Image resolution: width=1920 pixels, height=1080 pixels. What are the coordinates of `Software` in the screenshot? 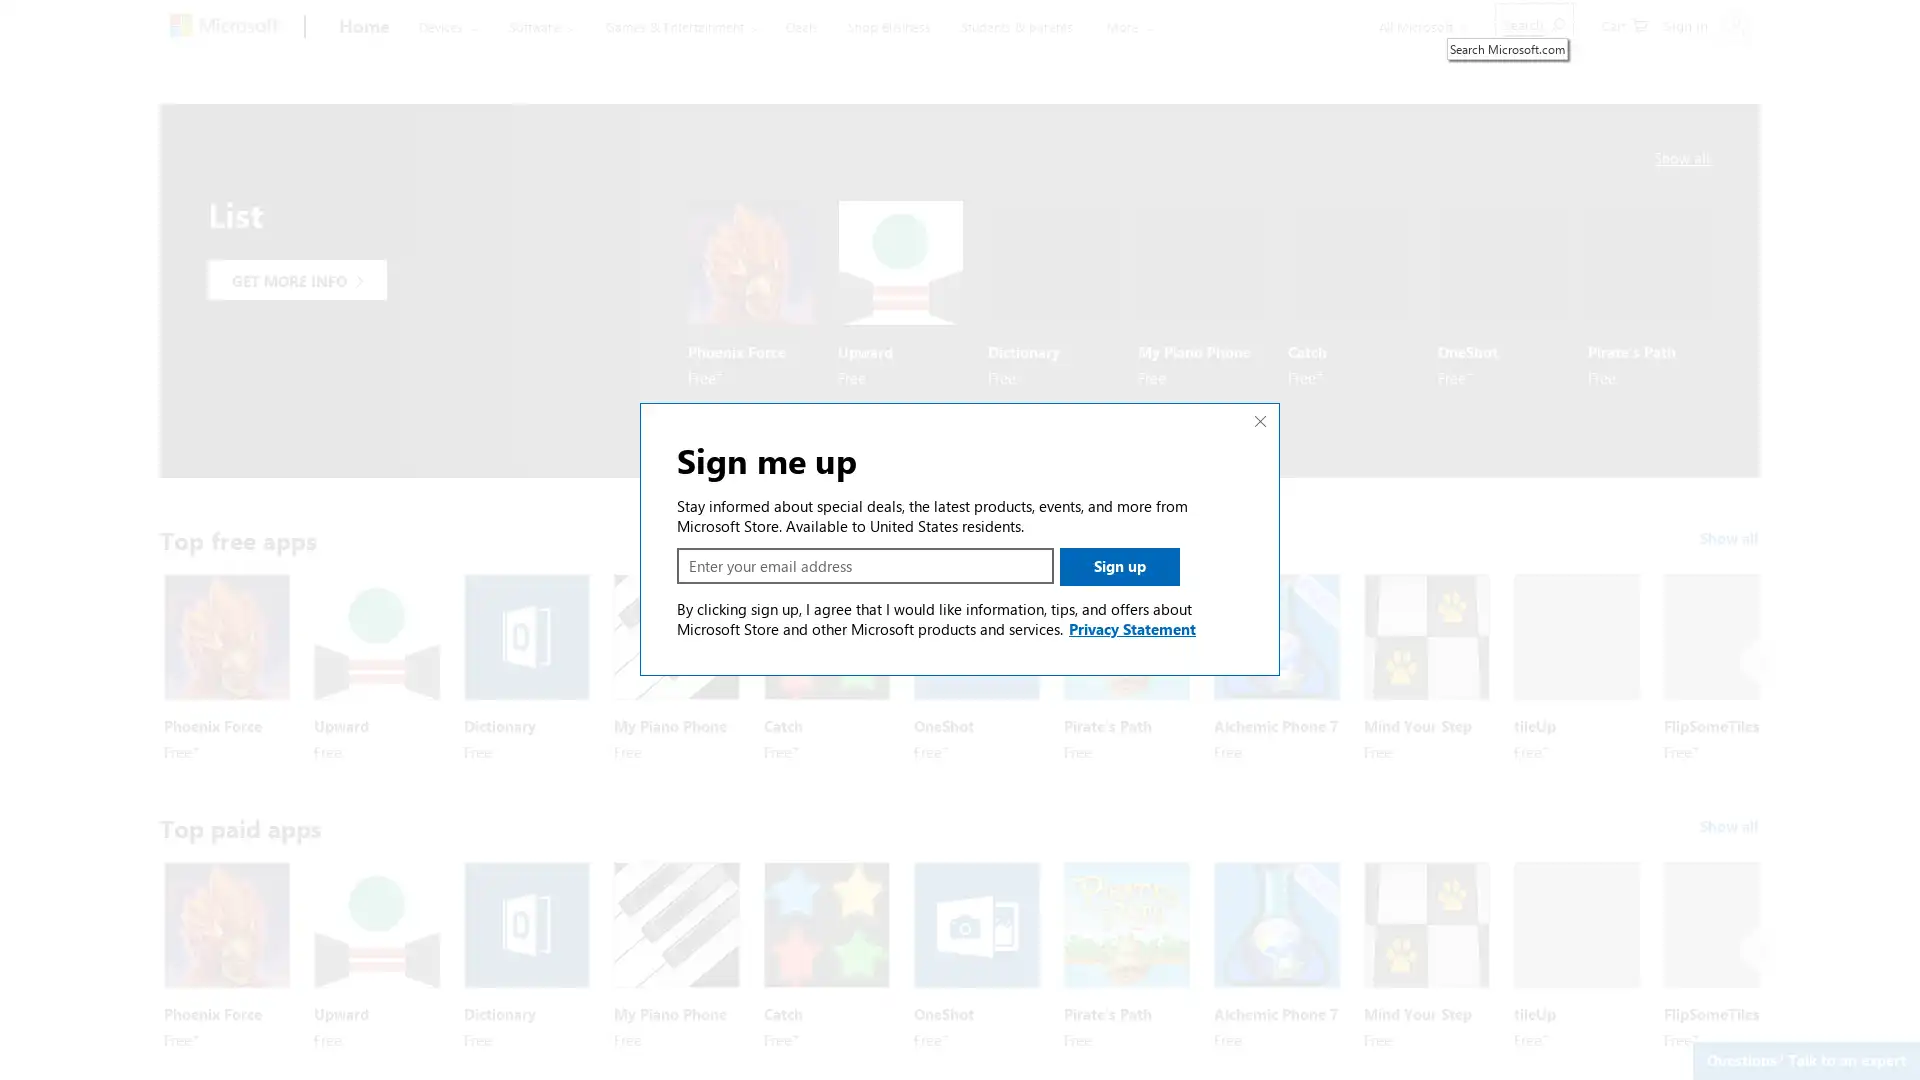 It's located at (541, 26).